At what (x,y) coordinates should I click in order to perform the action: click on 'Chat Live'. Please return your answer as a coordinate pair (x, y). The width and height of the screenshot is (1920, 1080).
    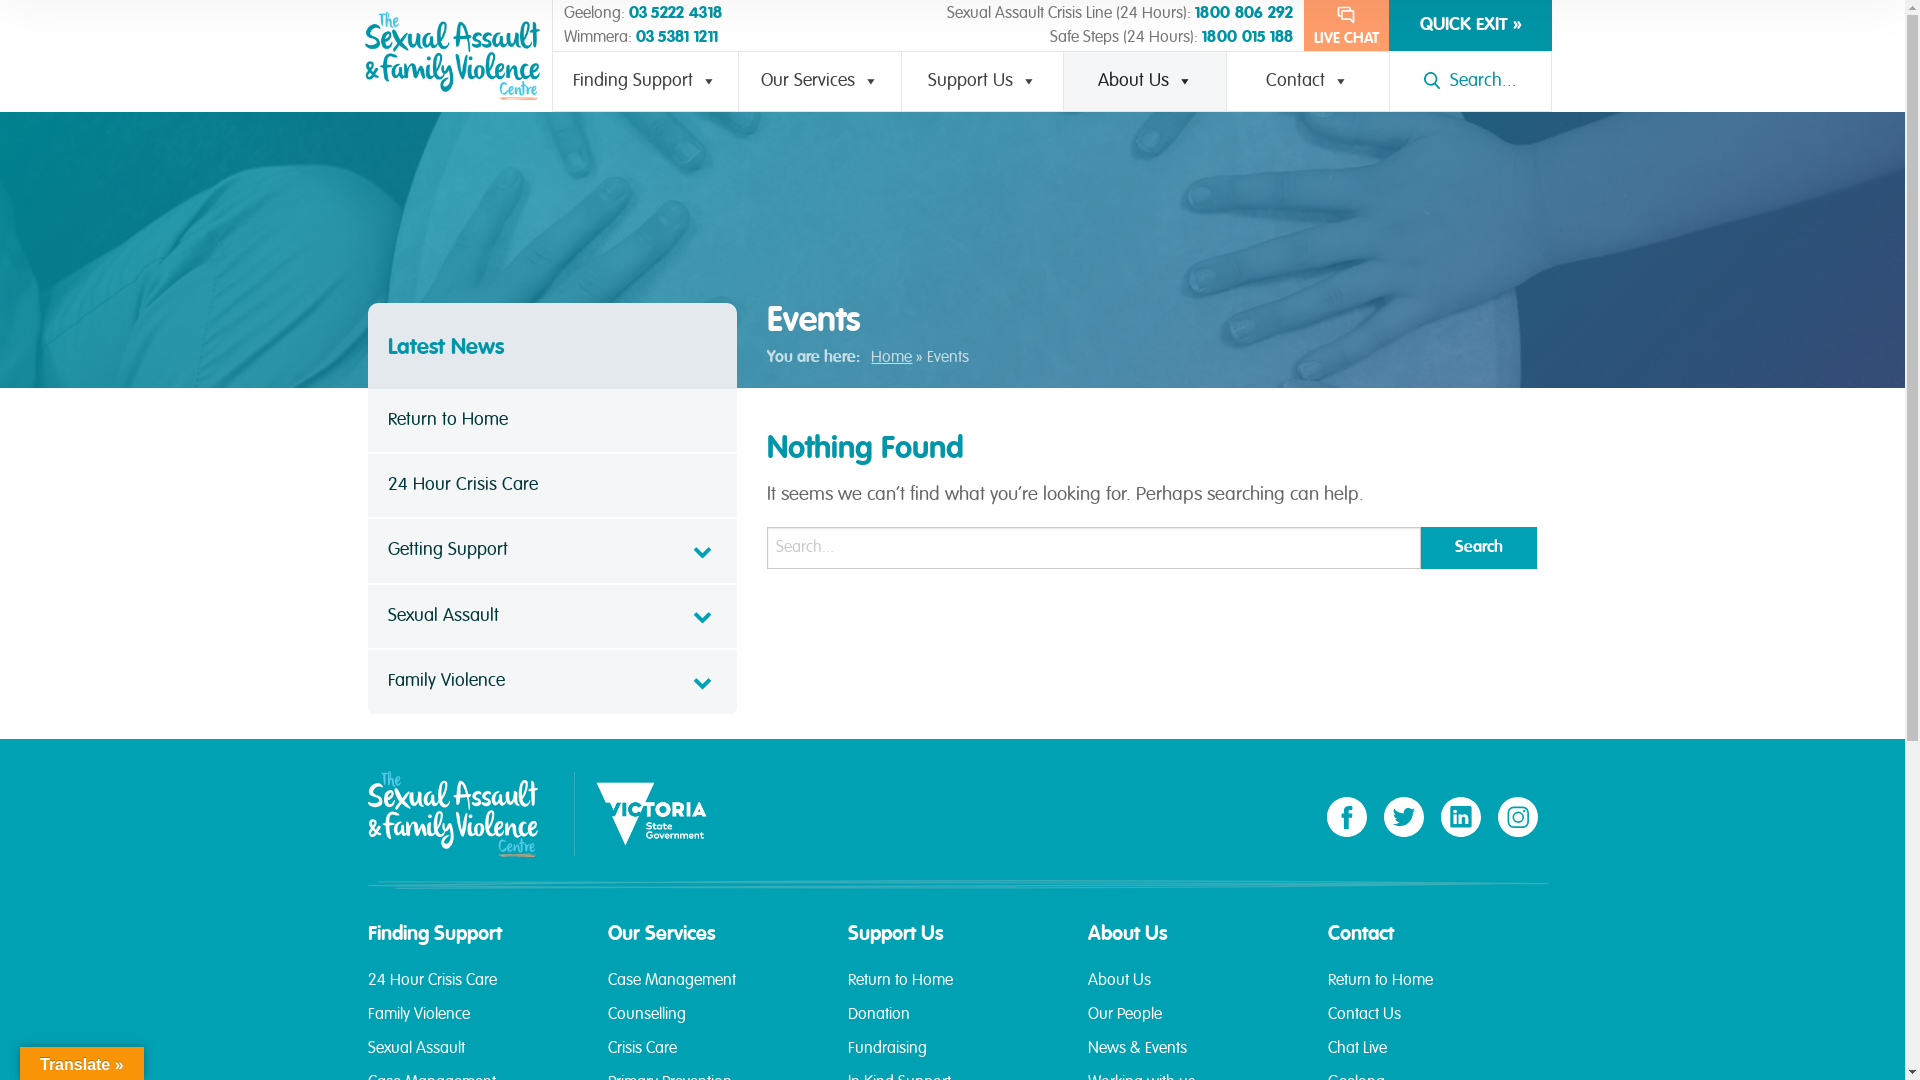
    Looking at the image, I should click on (1432, 1056).